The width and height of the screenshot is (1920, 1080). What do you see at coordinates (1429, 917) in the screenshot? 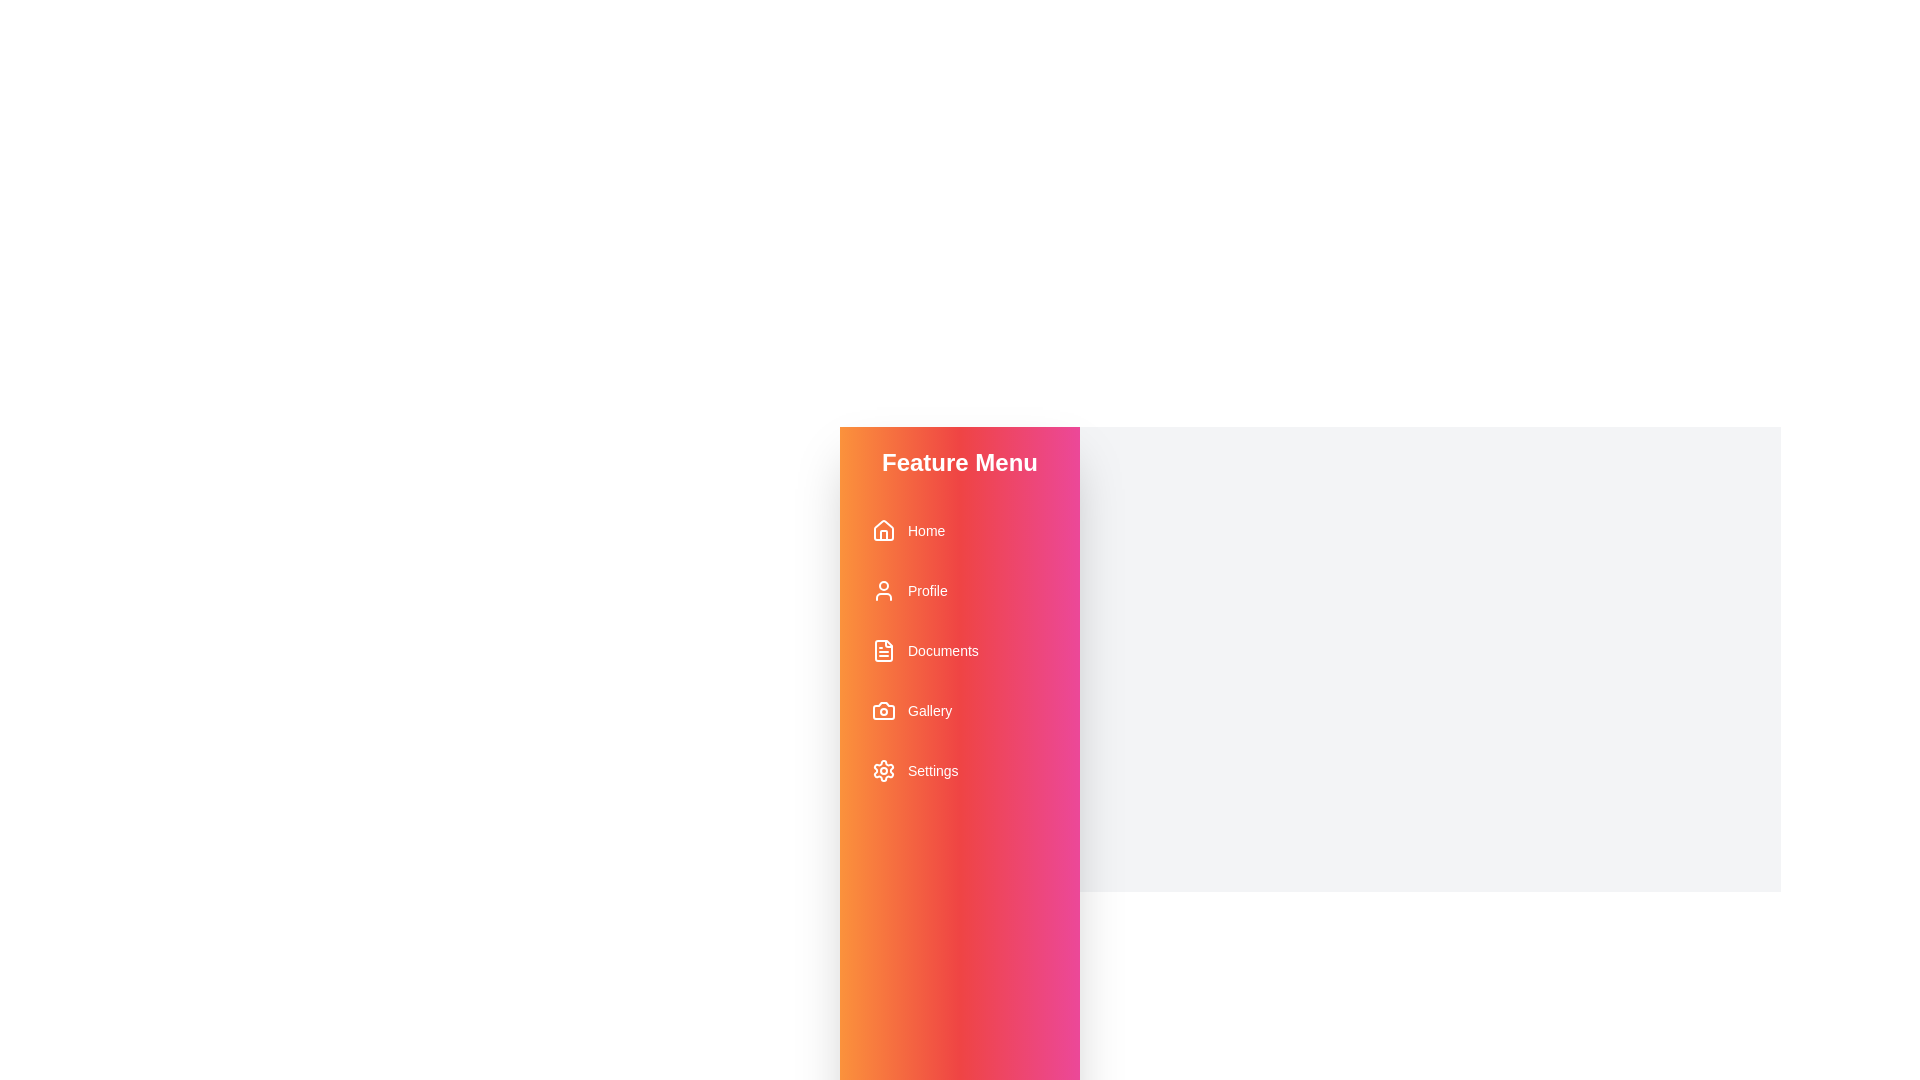
I see `'Close Drawer' button to toggle the drawer's state` at bounding box center [1429, 917].